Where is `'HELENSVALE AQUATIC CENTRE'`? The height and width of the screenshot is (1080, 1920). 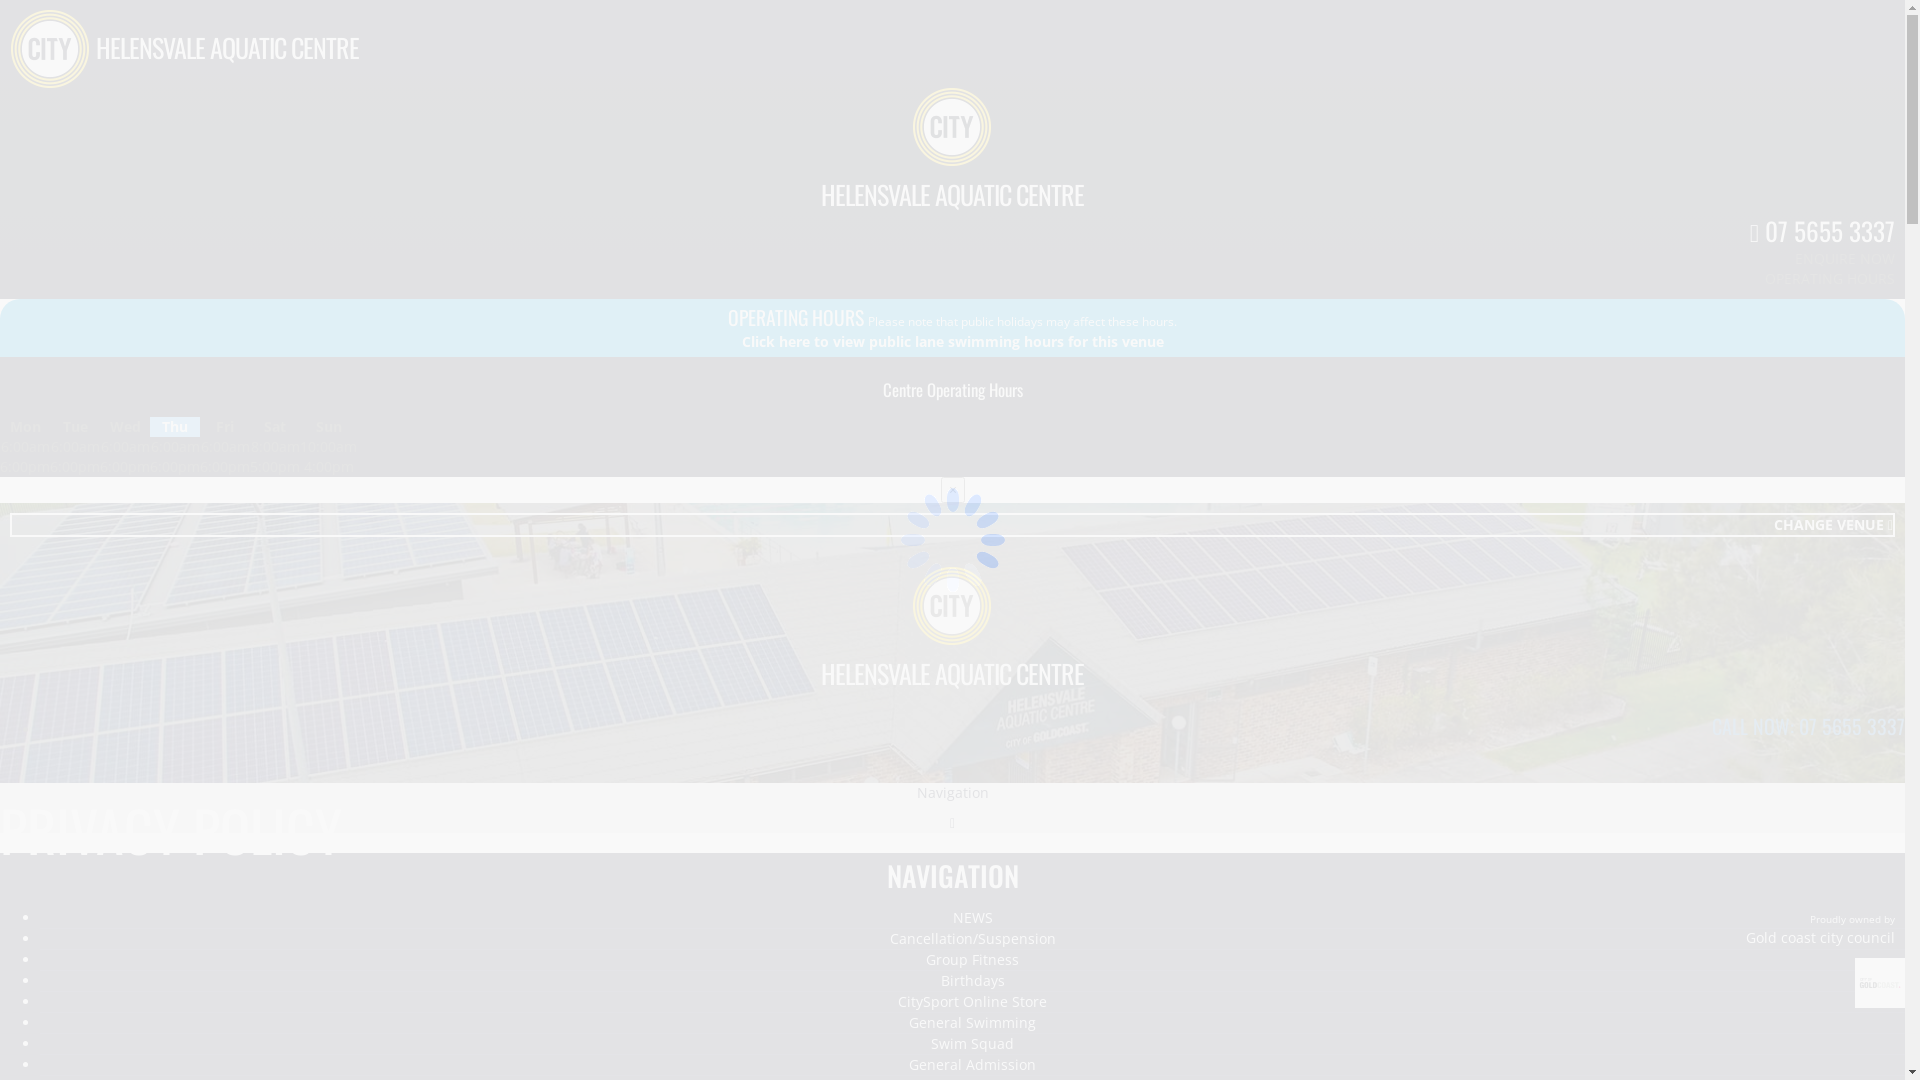 'HELENSVALE AQUATIC CENTRE' is located at coordinates (951, 194).